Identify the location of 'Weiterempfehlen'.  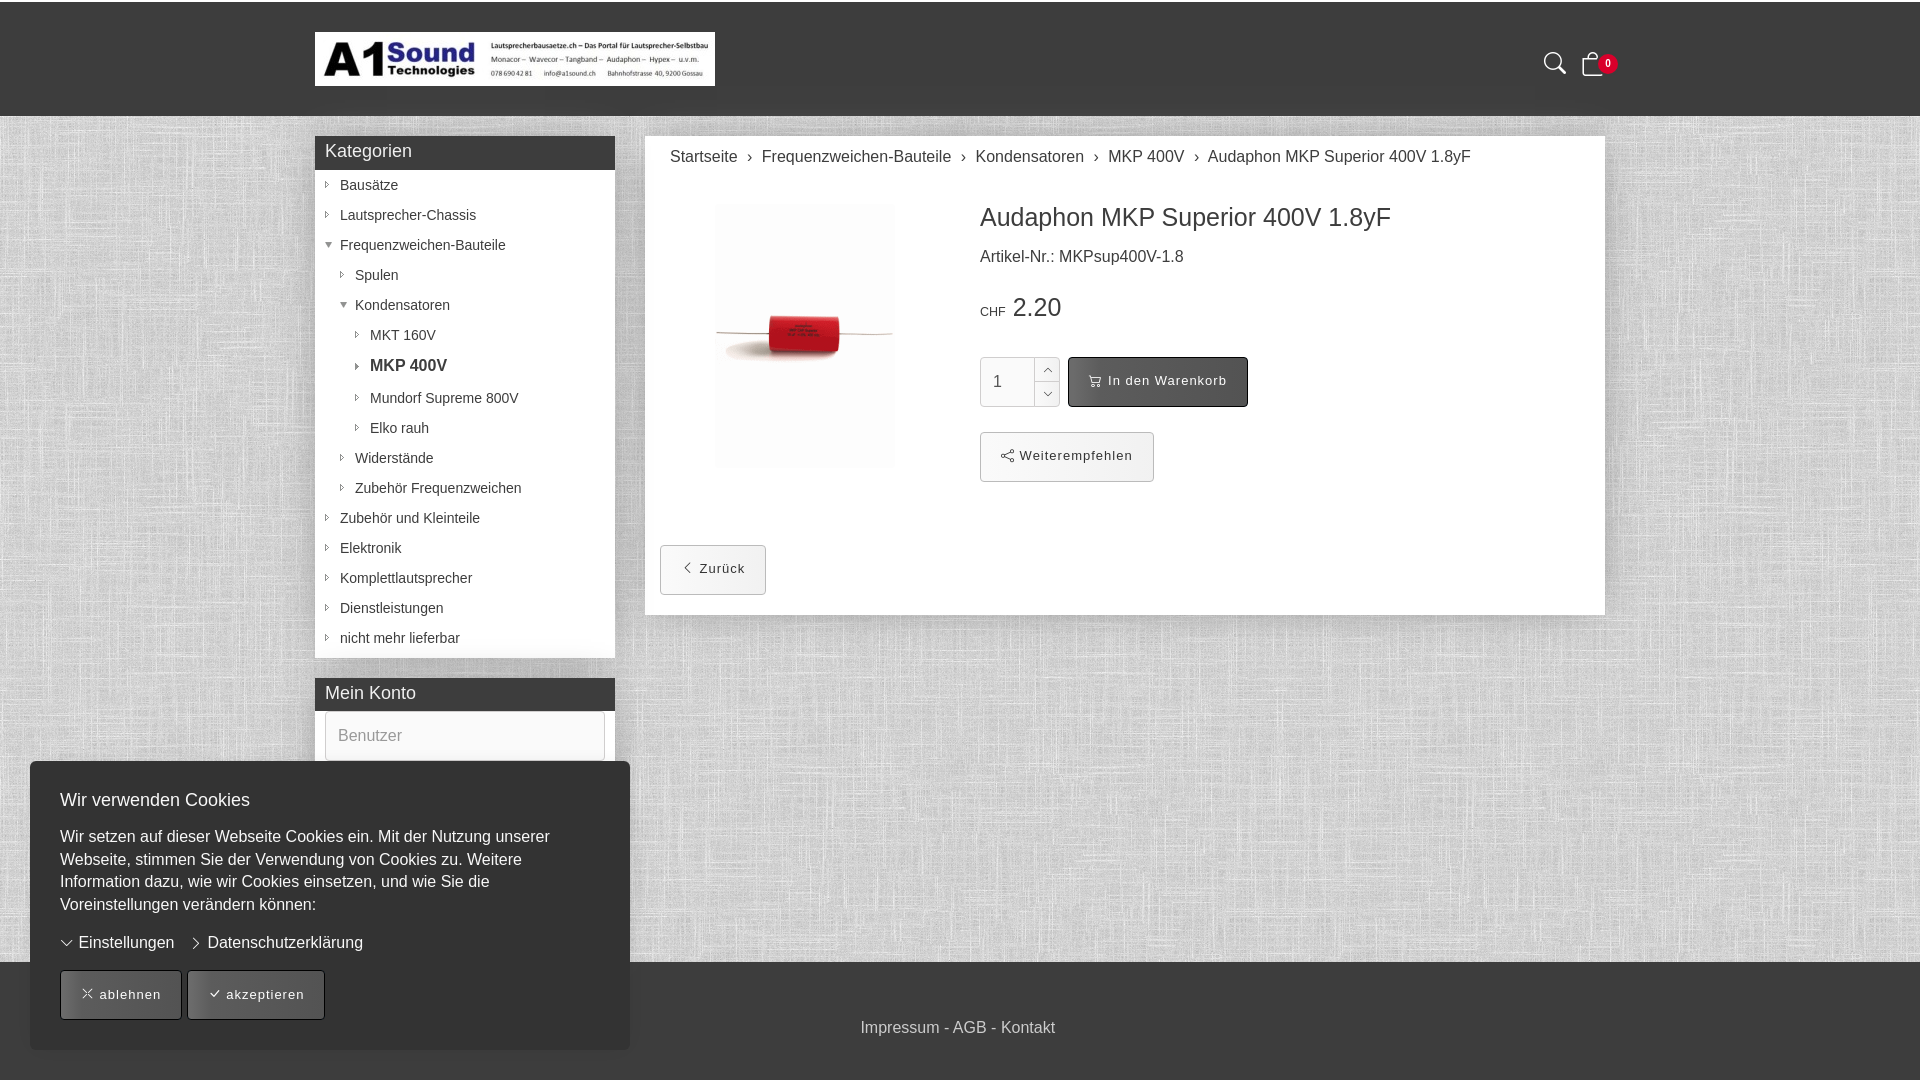
(1065, 456).